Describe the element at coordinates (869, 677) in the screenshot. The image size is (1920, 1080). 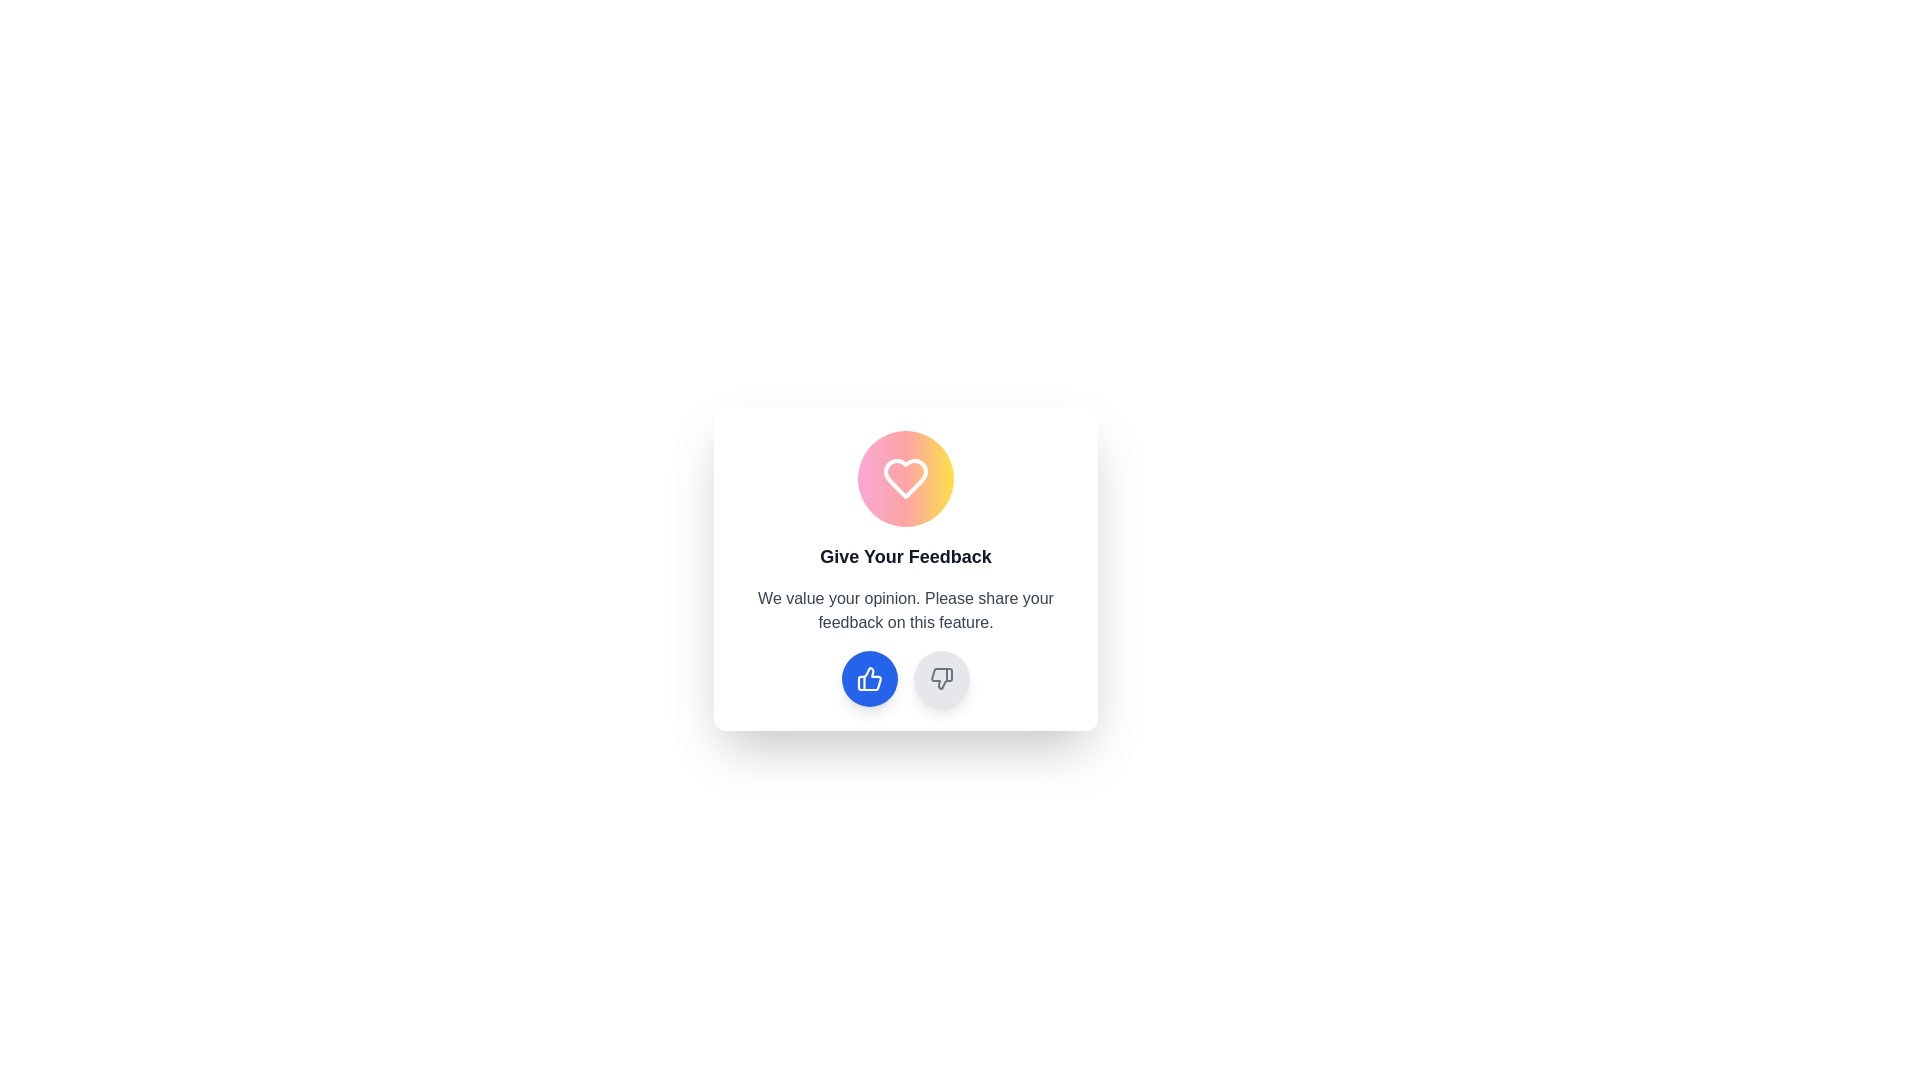
I see `the thumbs-up icon located within the blue circular button at the bottom-left corner of the card to express positive feedback` at that location.